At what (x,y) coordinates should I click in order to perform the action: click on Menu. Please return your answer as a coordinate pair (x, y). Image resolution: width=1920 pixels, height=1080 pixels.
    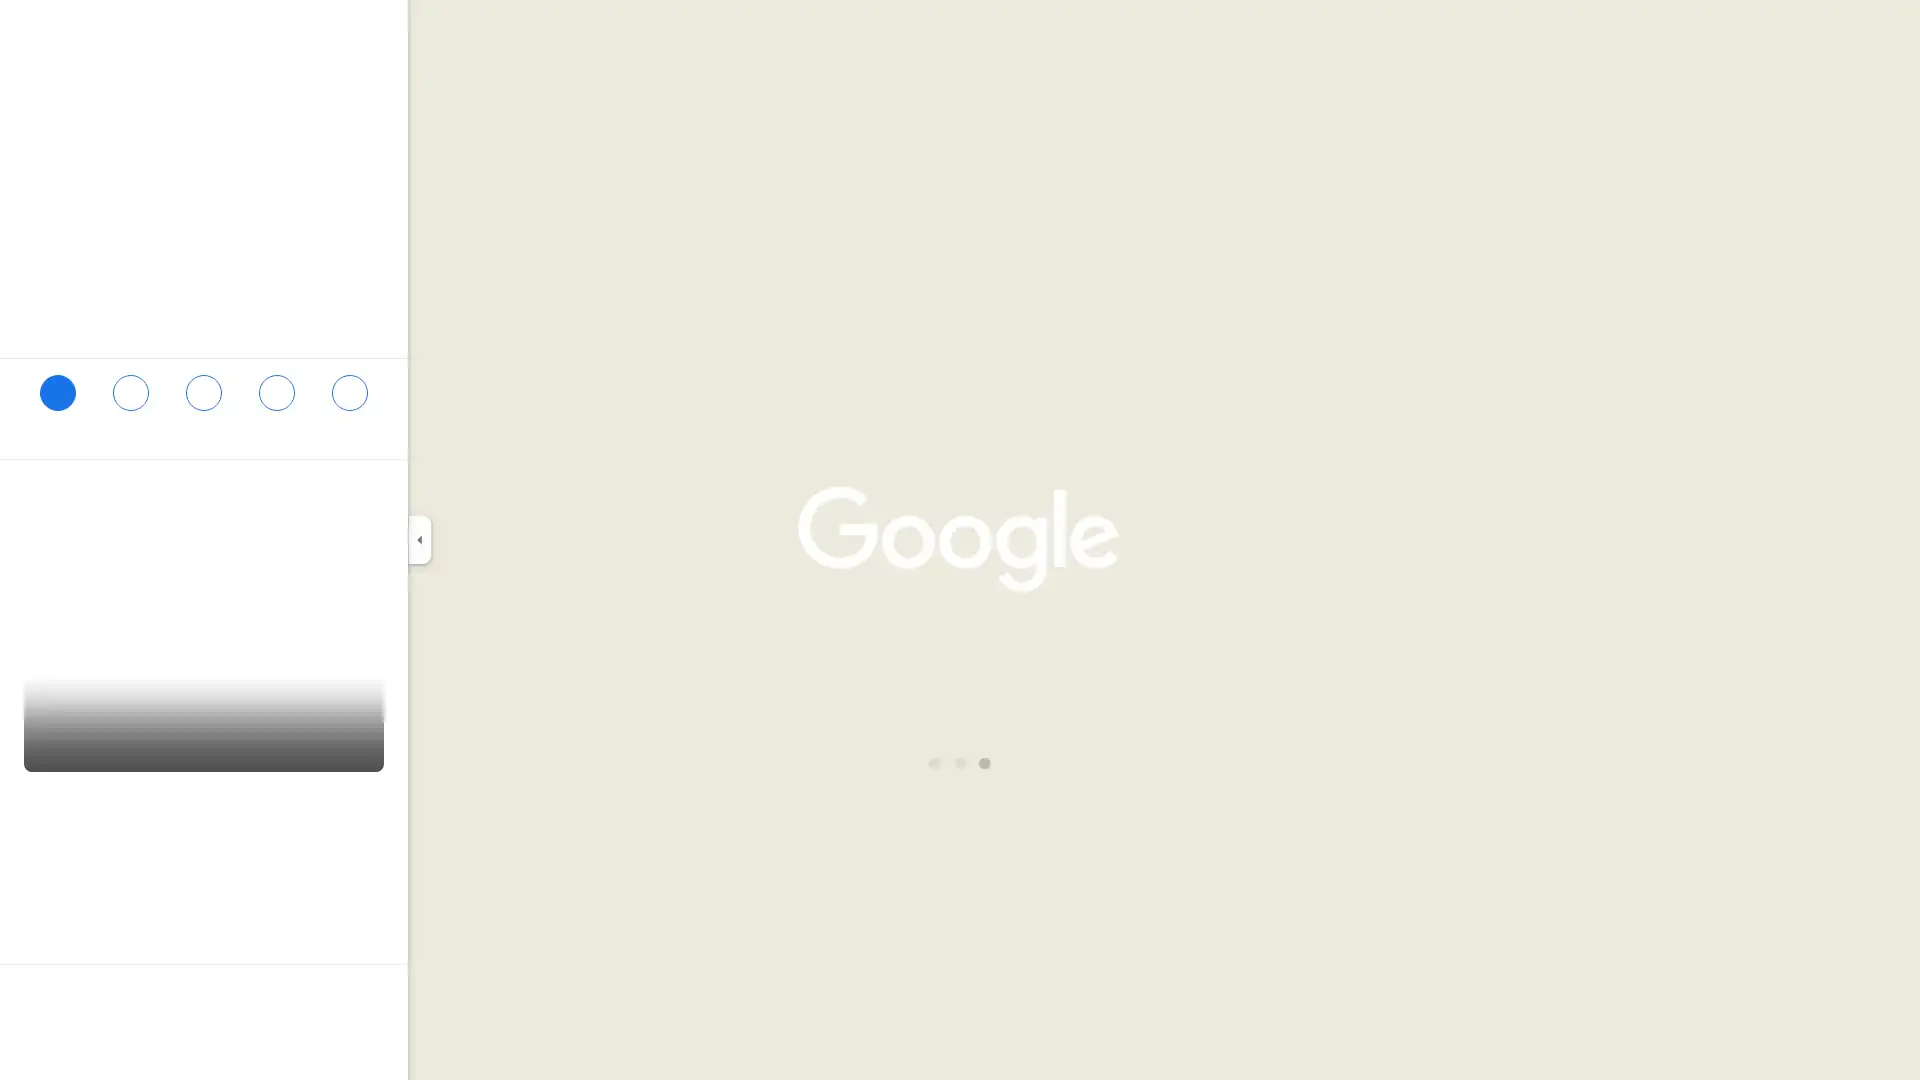
    Looking at the image, I should click on (35, 34).